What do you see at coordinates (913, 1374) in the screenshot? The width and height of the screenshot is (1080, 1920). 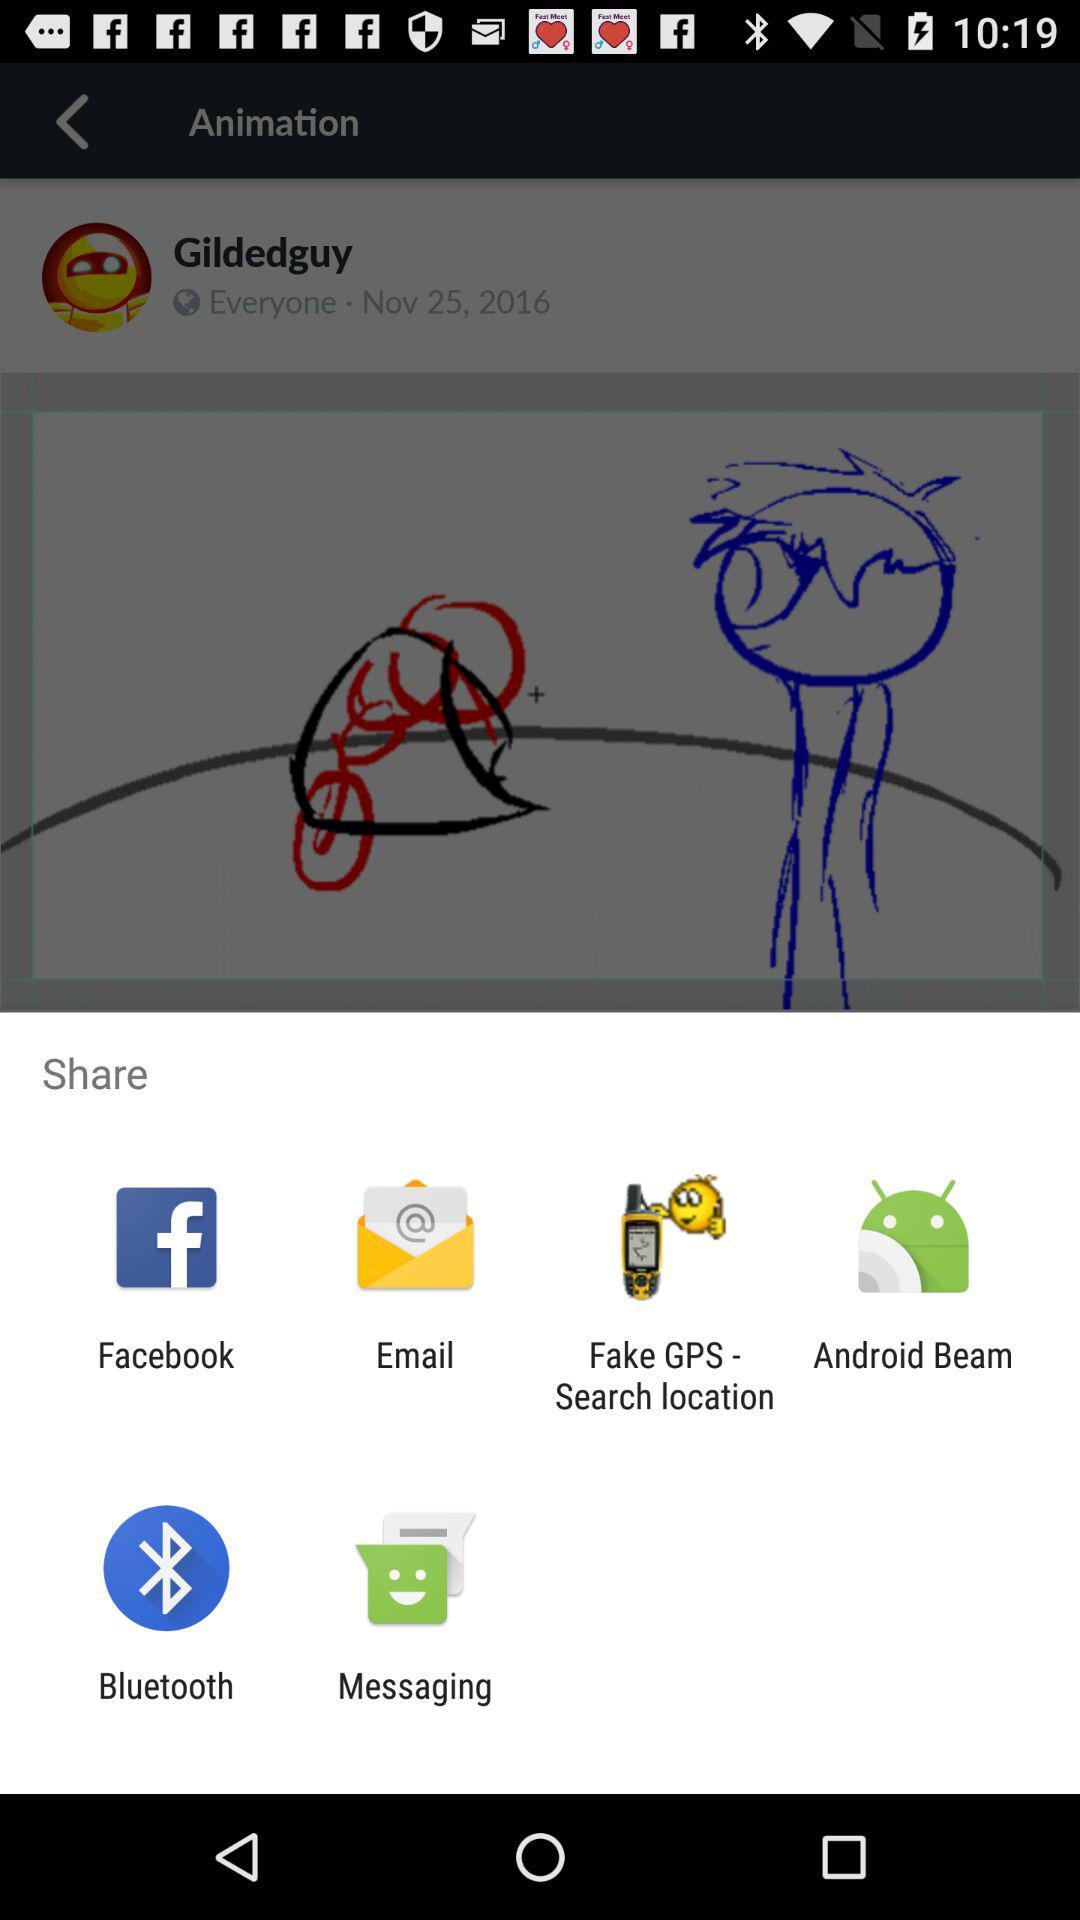 I see `the android beam icon` at bounding box center [913, 1374].